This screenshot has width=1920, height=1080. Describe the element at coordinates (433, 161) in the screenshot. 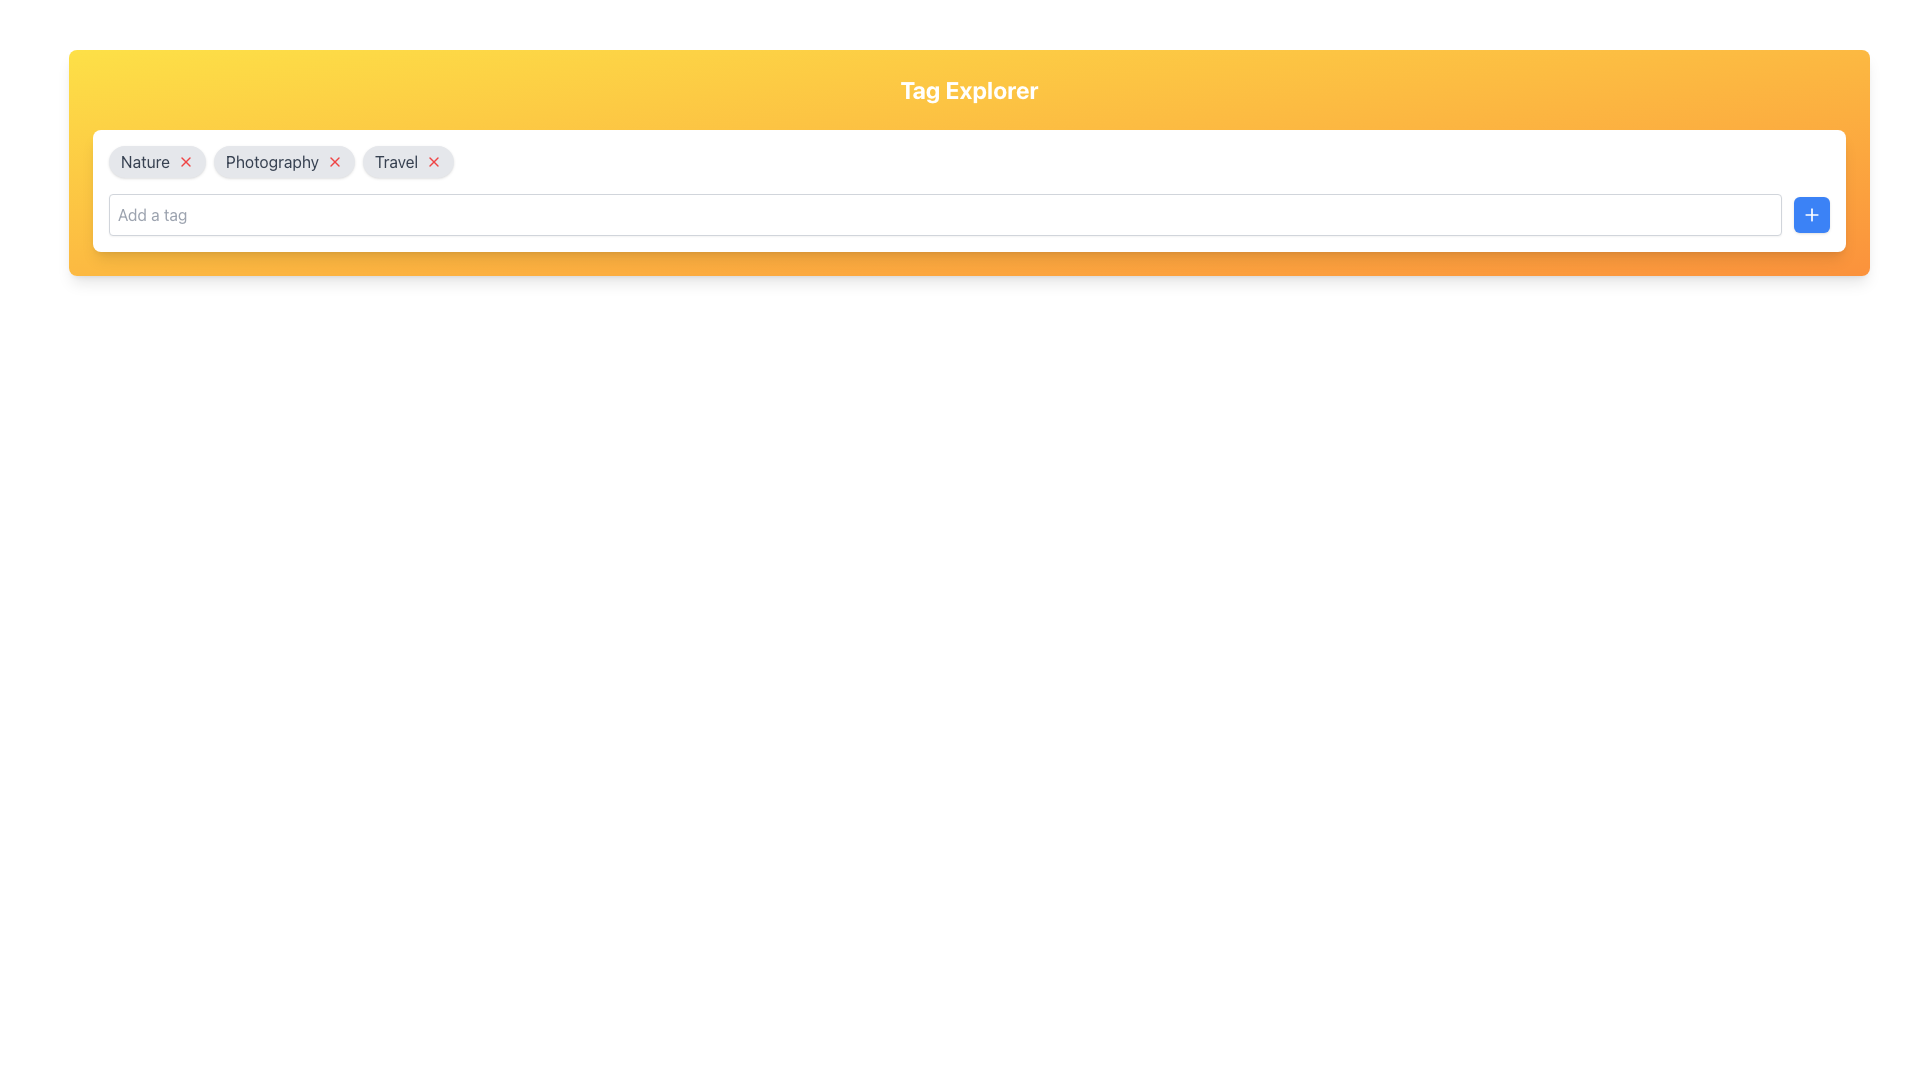

I see `the X icon on the right side of the 'Travel' tag` at that location.